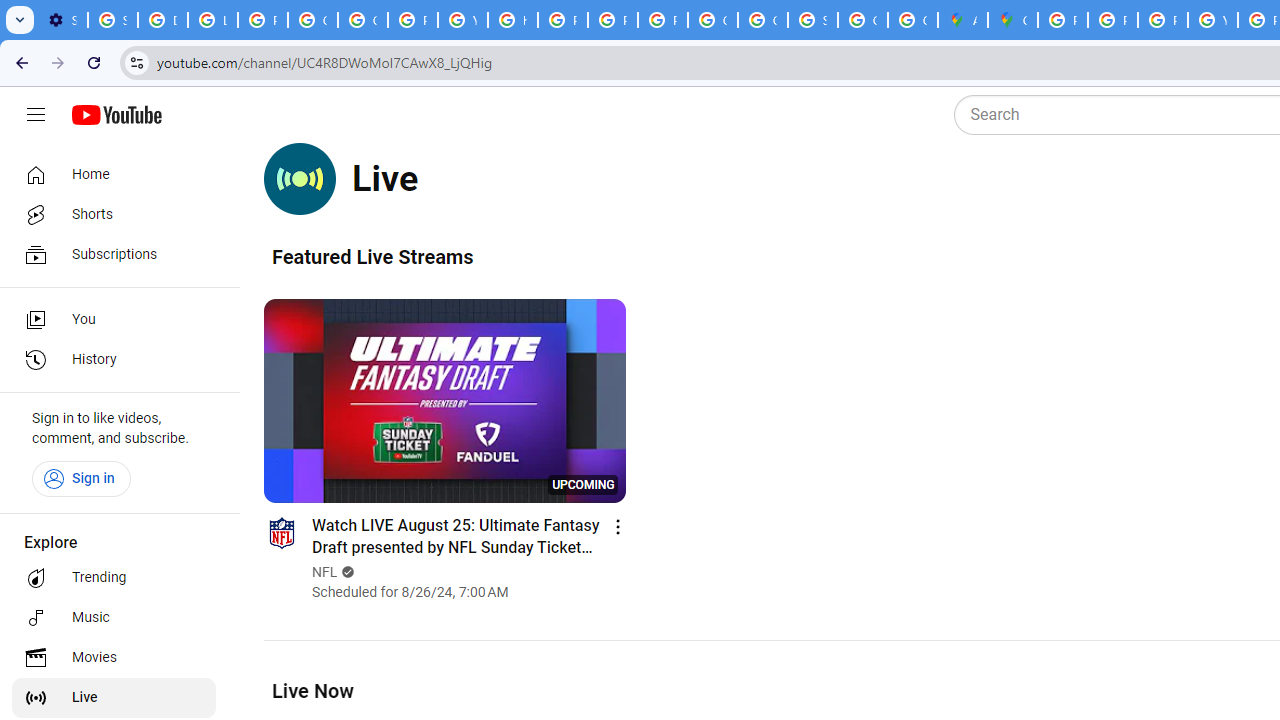 Image resolution: width=1280 pixels, height=720 pixels. Describe the element at coordinates (561, 20) in the screenshot. I see `'Privacy Help Center - Policies Help'` at that location.